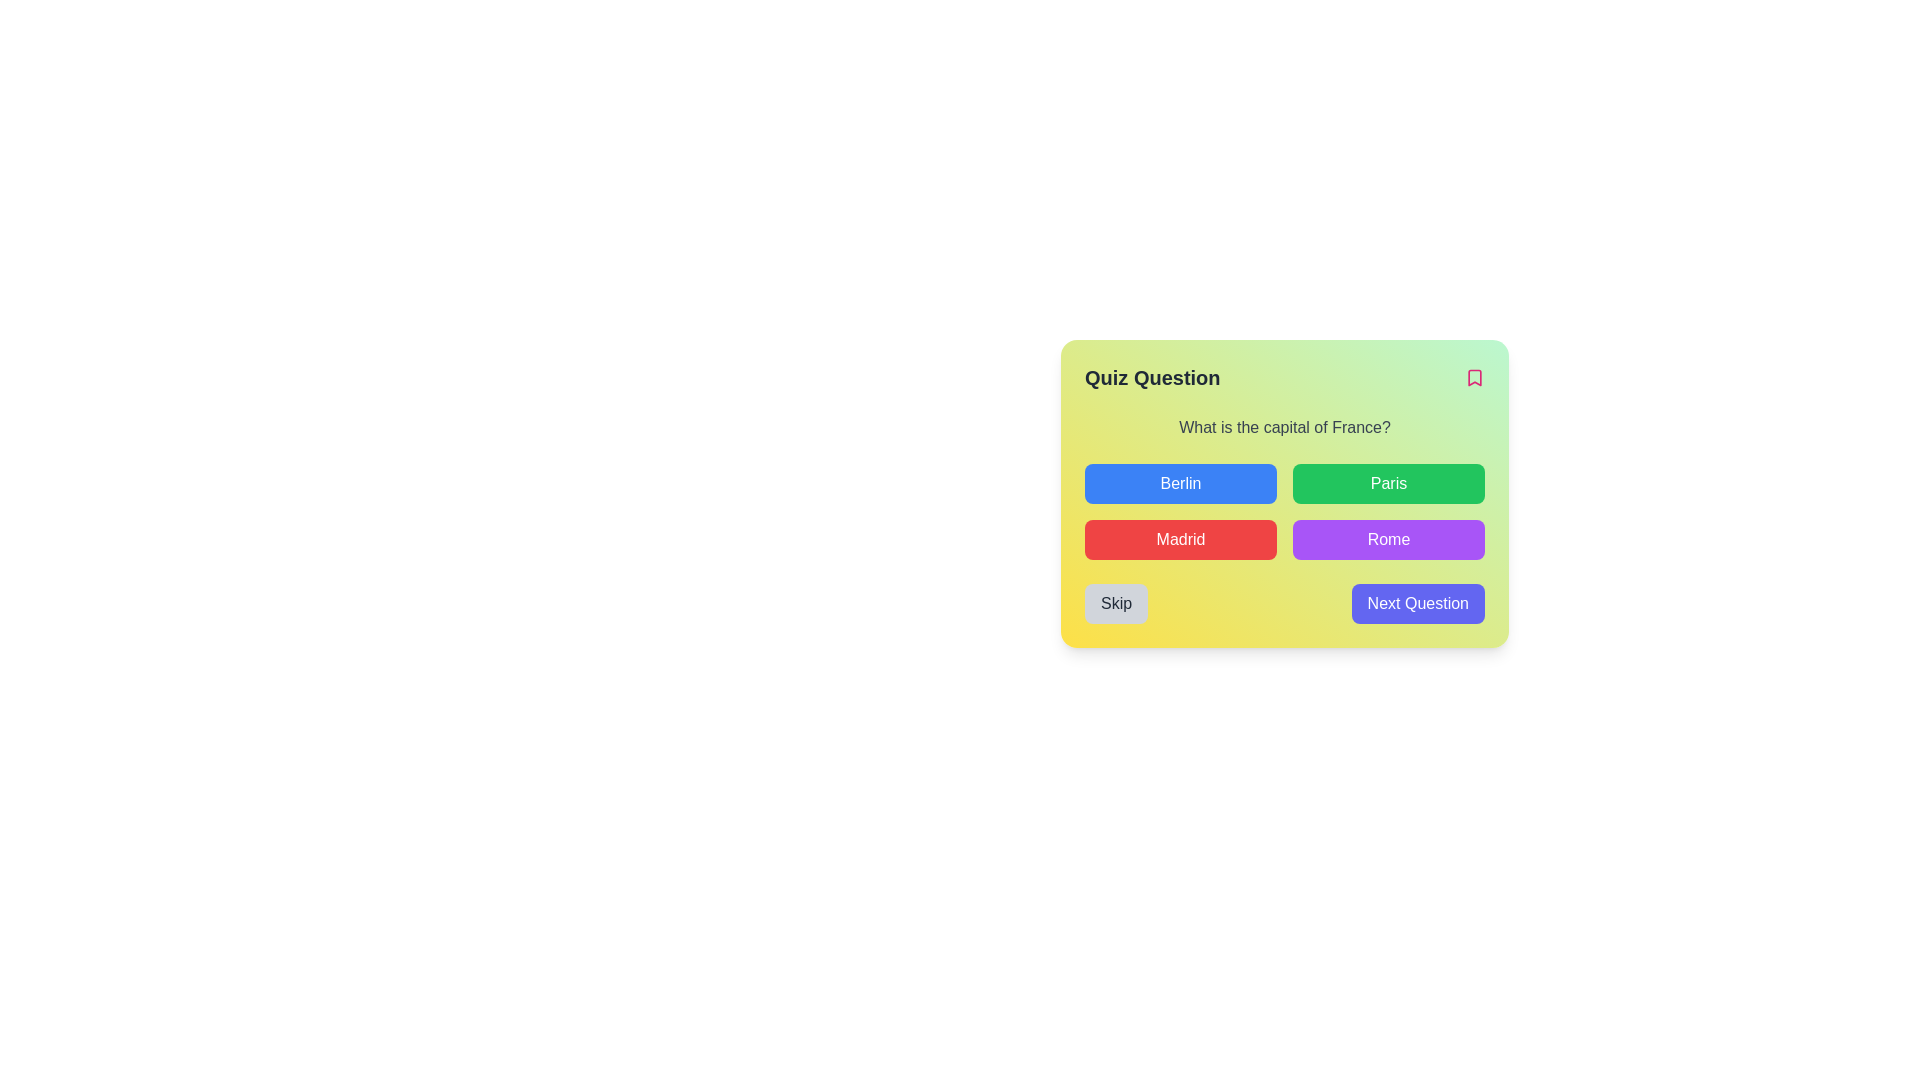 The width and height of the screenshot is (1920, 1080). Describe the element at coordinates (1115, 603) in the screenshot. I see `the 'Skip Question' button located in the bottom-left corner of the quiz card to observe the hover effect` at that location.